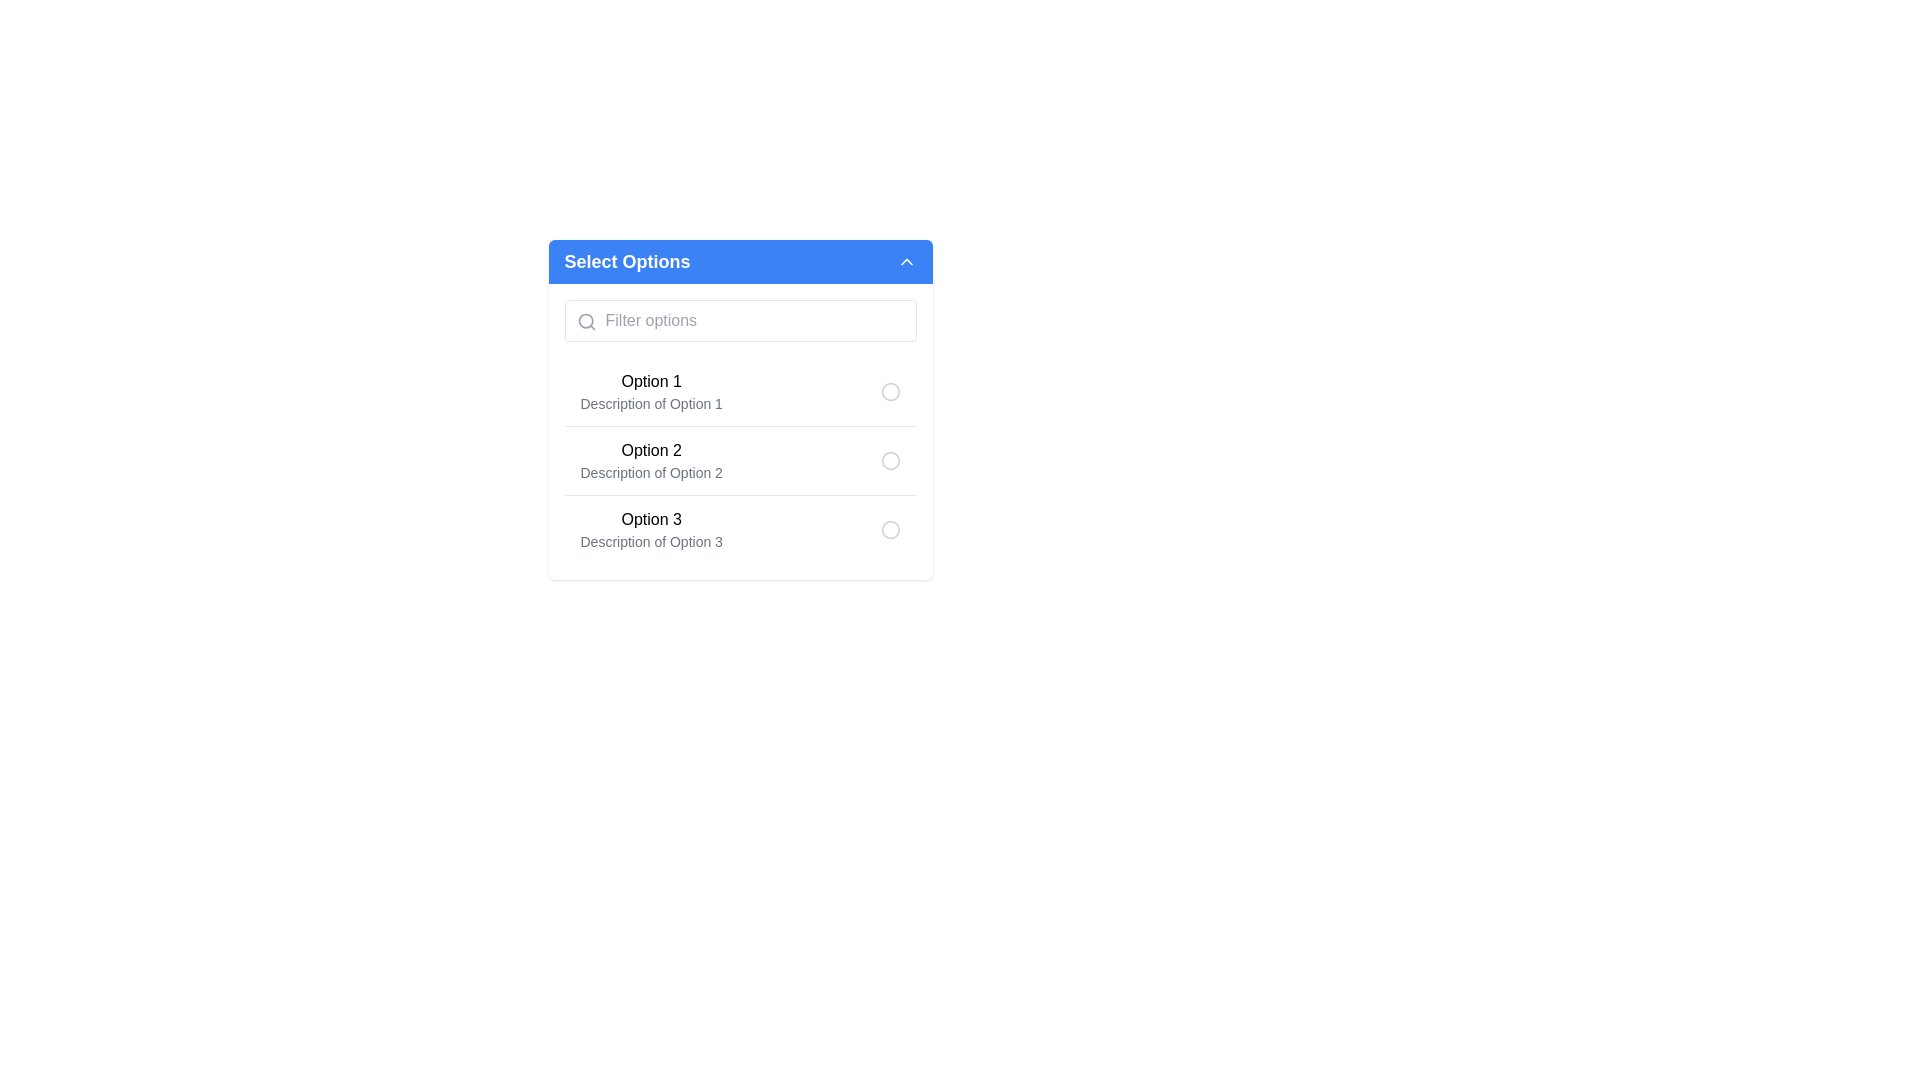 This screenshot has height=1080, width=1920. What do you see at coordinates (651, 404) in the screenshot?
I see `information displayed in the text label that reads 'Description of Option 1', which is styled in a smaller font and gray color, located directly below the 'Option 1' header` at bounding box center [651, 404].